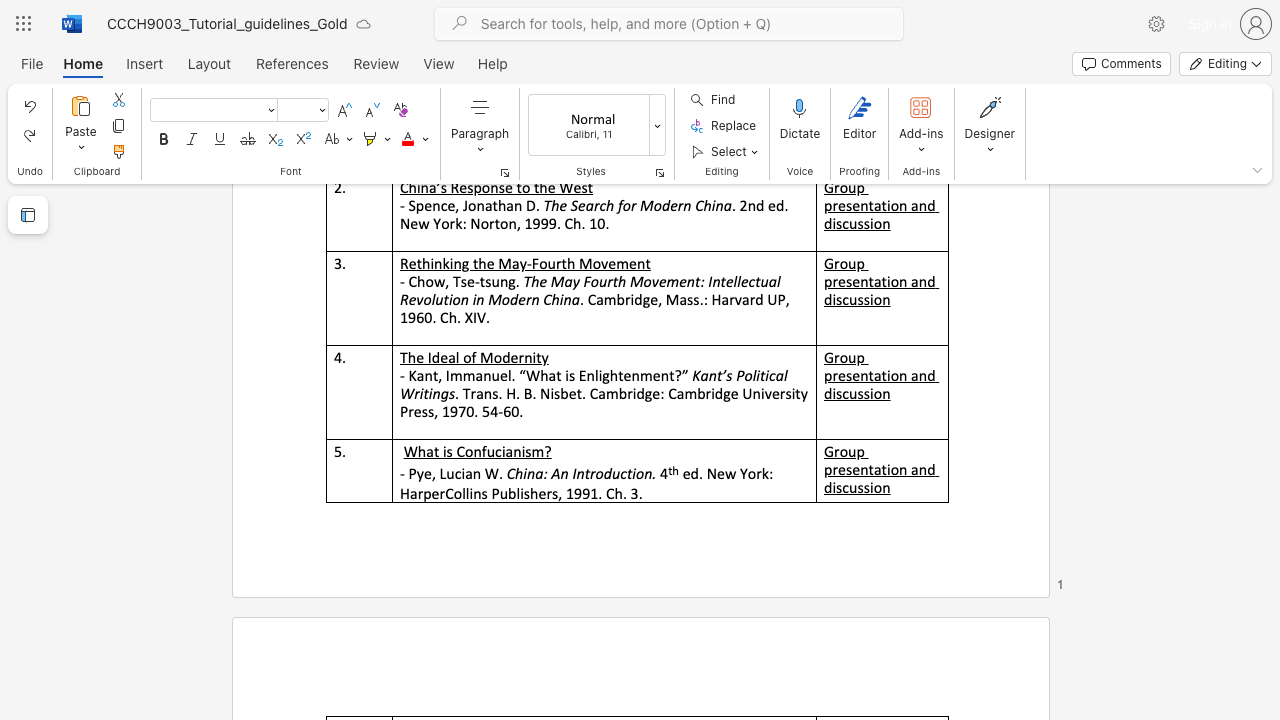 The image size is (1280, 720). What do you see at coordinates (407, 474) in the screenshot?
I see `the subset text "Pye" within the text "- Pye, Lucian W."` at bounding box center [407, 474].